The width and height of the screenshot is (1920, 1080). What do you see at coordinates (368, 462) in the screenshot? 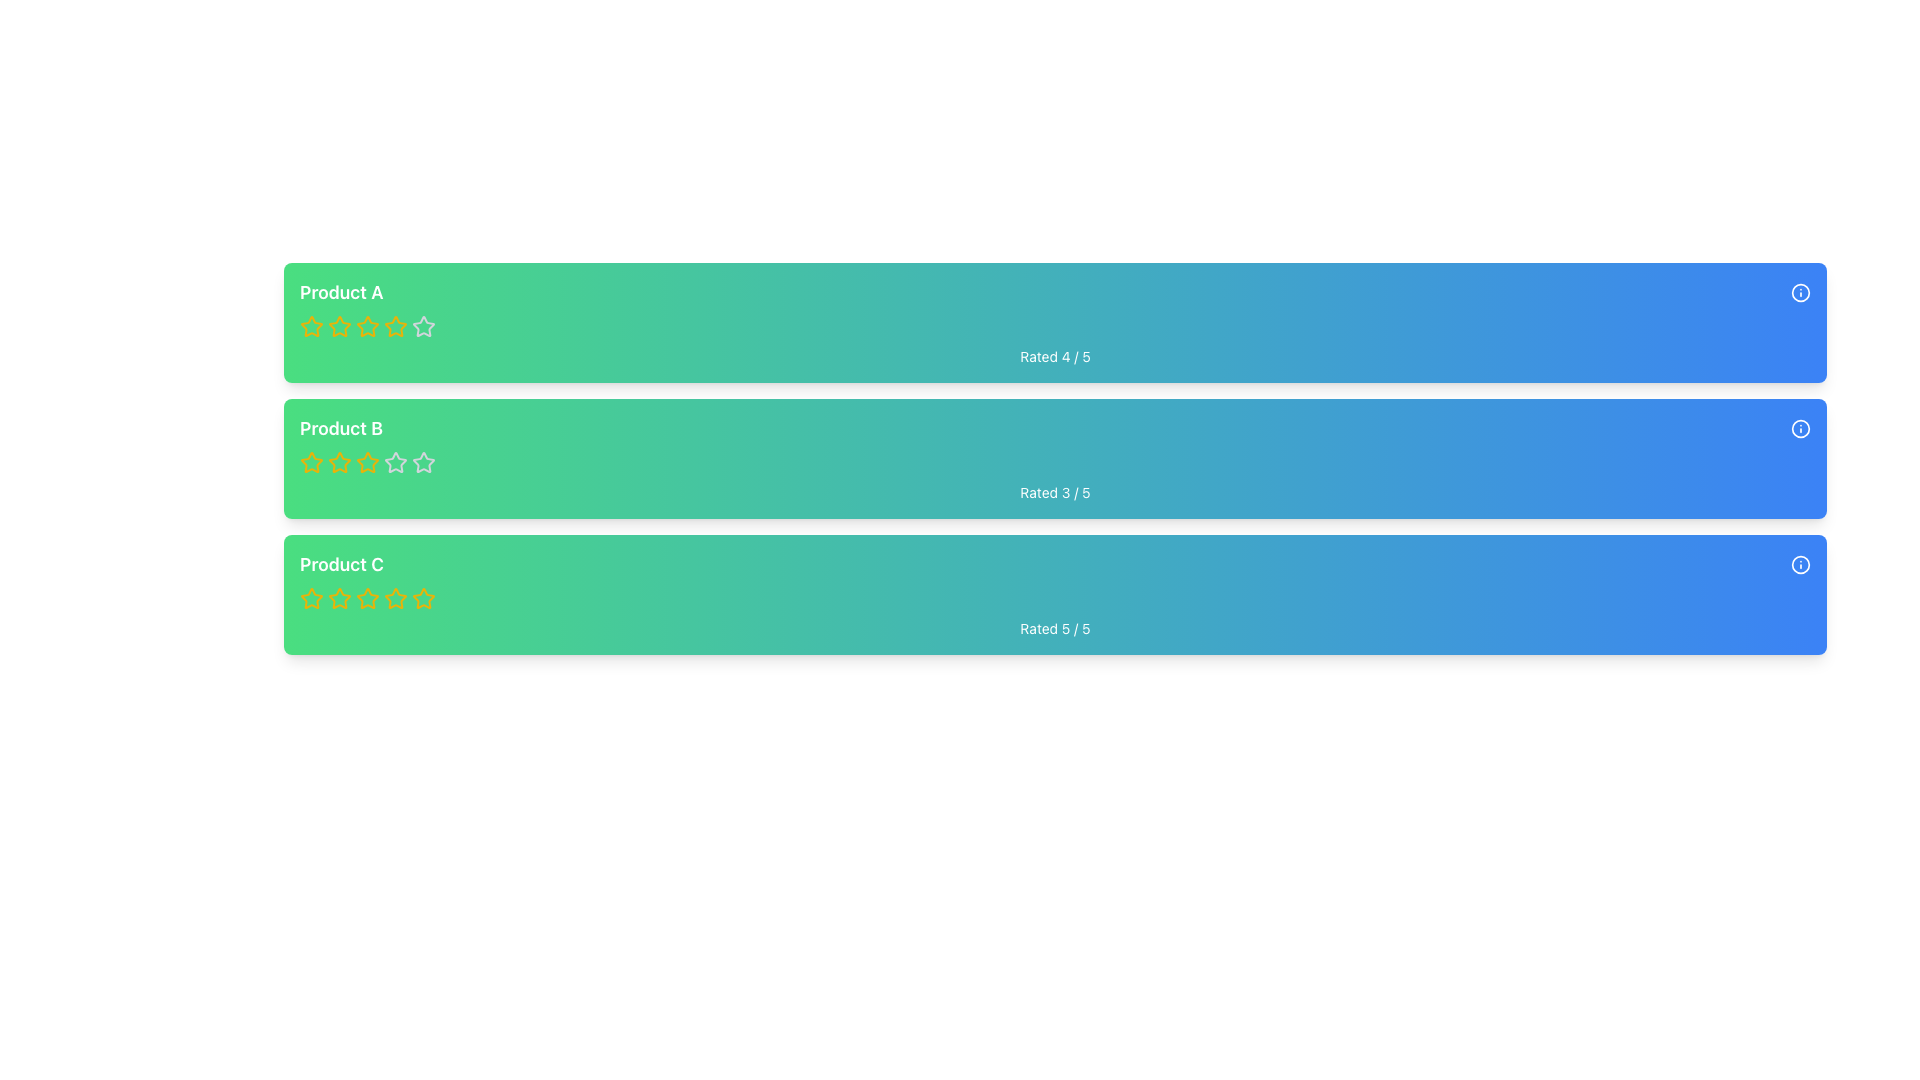
I see `the selected yellow star icon, which is the second star in the horizontal sequence for rating 'Product B'` at bounding box center [368, 462].